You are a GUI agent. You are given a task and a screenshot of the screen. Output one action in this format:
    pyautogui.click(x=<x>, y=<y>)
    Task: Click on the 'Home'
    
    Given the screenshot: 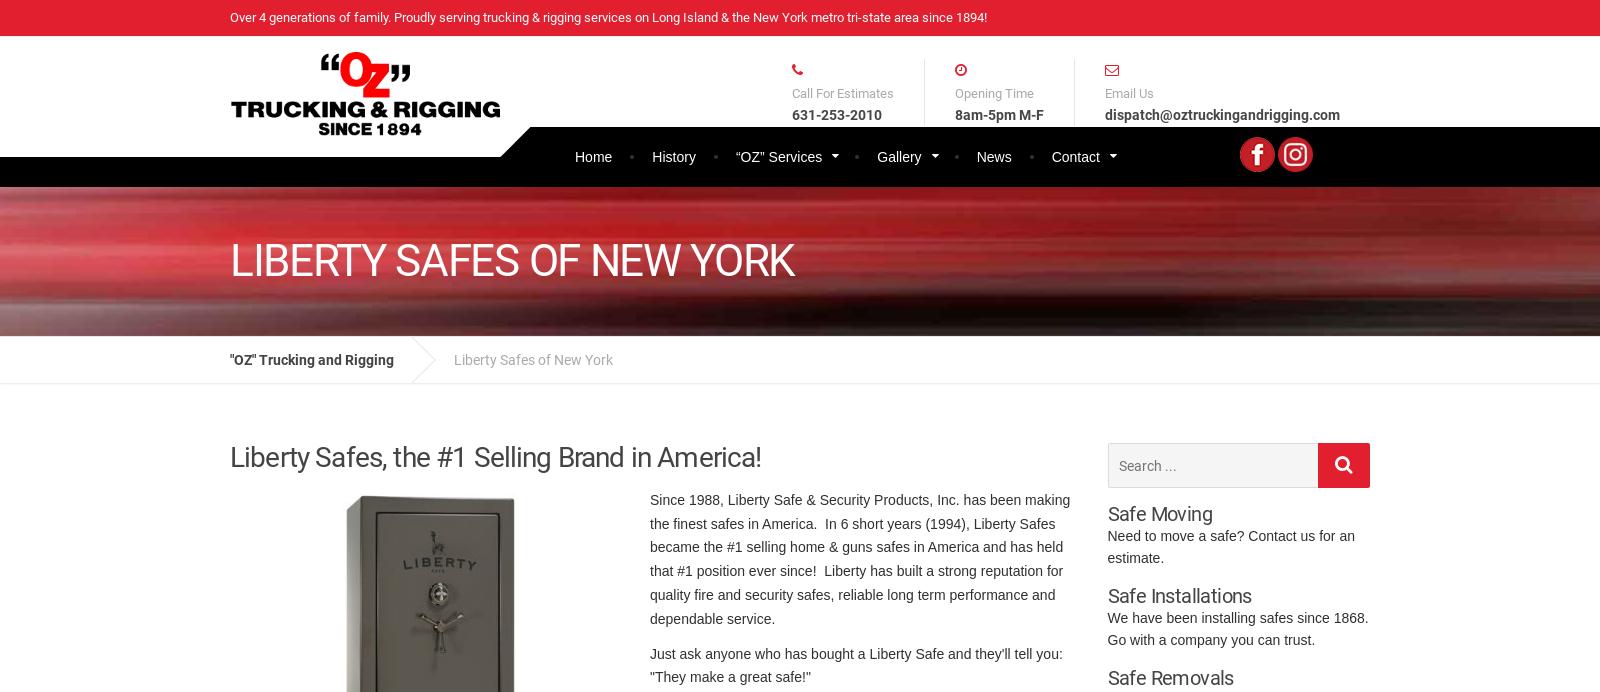 What is the action you would take?
    pyautogui.click(x=592, y=154)
    